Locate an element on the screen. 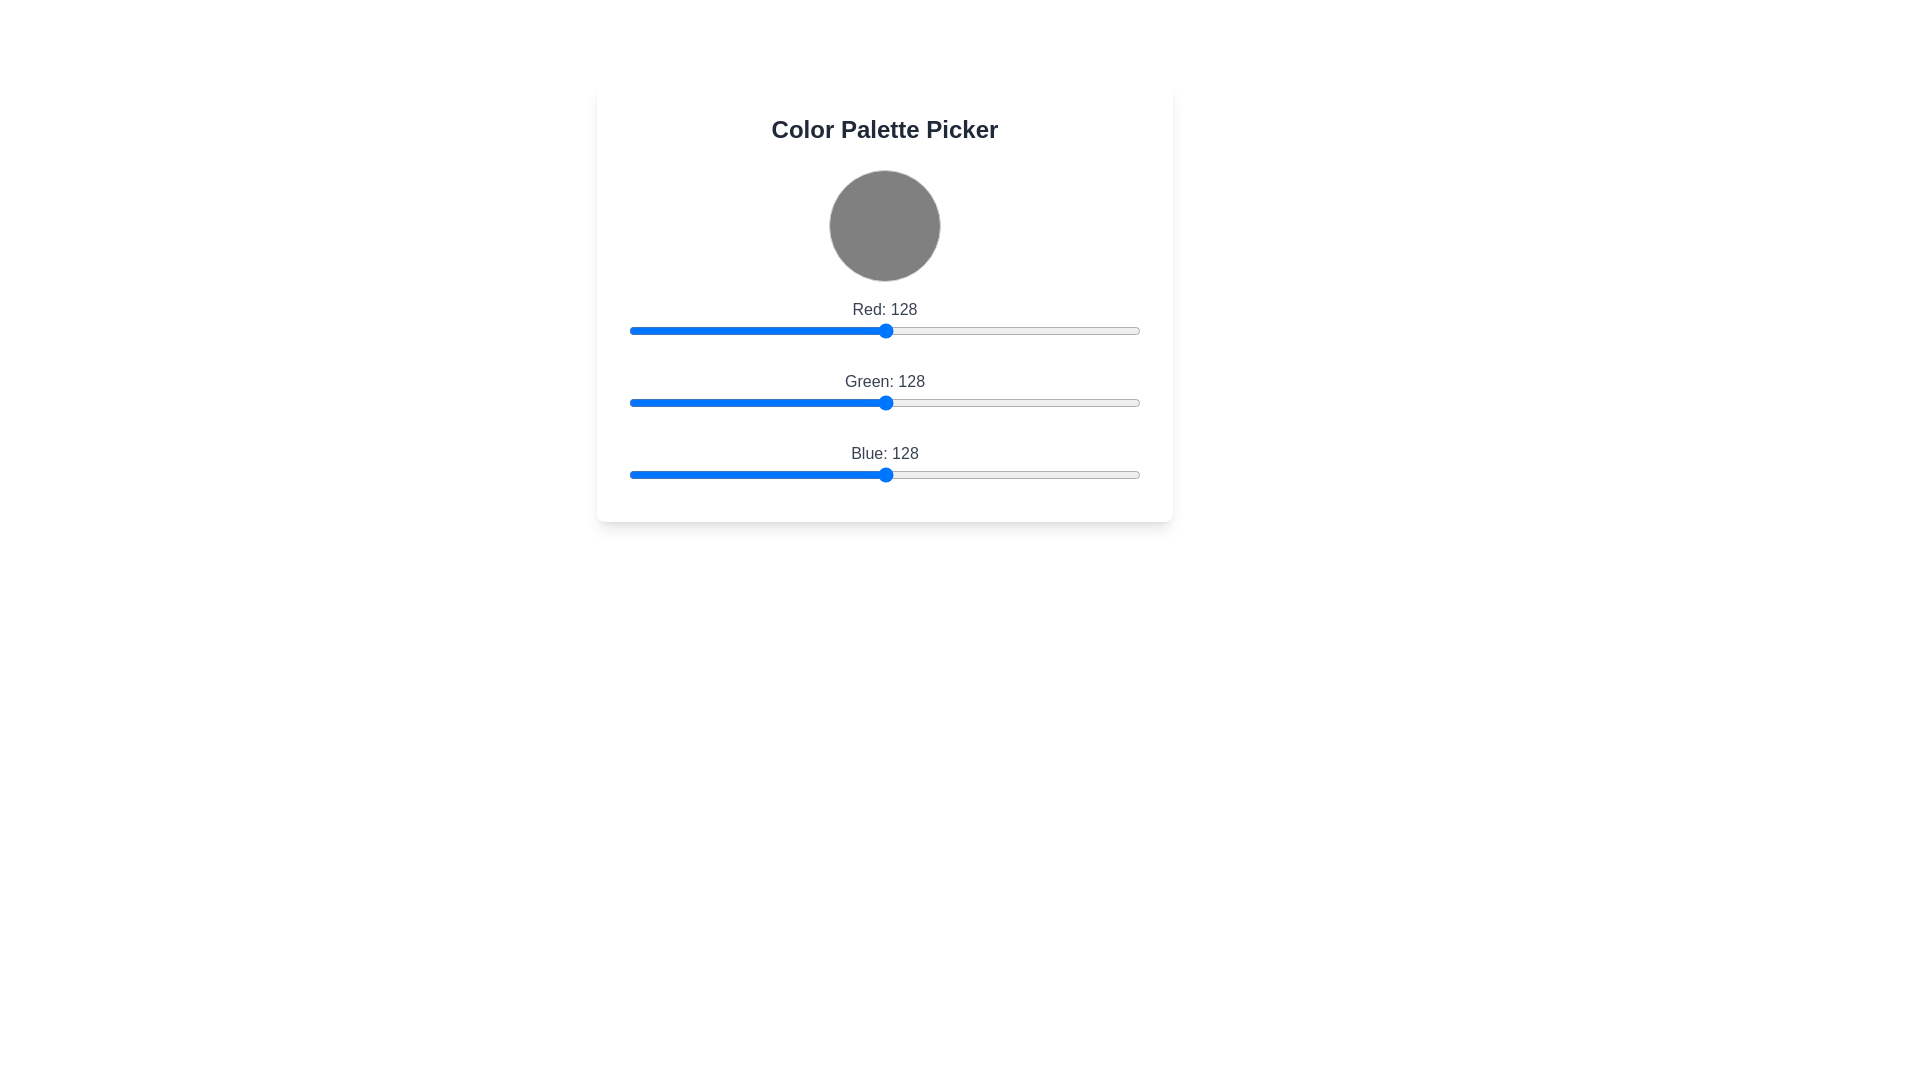 This screenshot has width=1920, height=1080. the 'Red' color component is located at coordinates (941, 330).